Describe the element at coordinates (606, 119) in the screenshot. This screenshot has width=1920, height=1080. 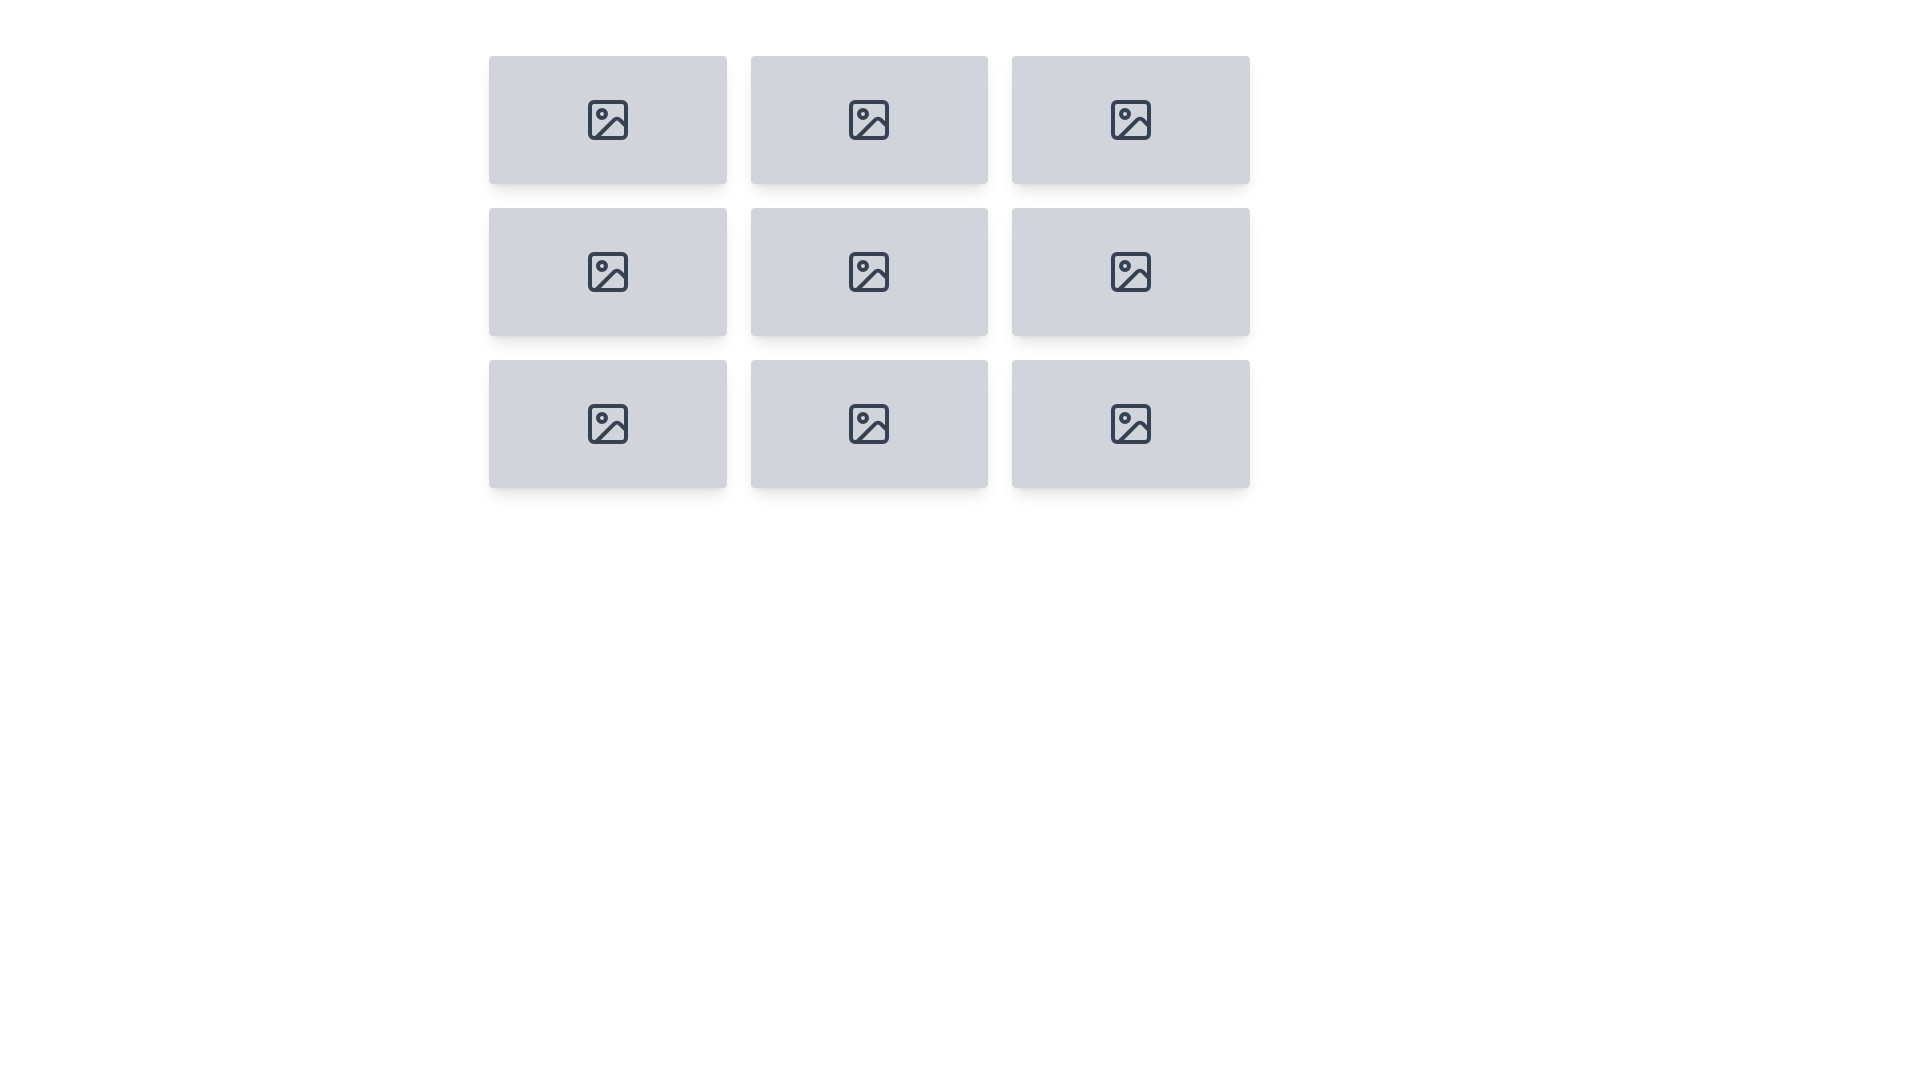
I see `the first card in the top-left corner of the 3x3 grid layout` at that location.